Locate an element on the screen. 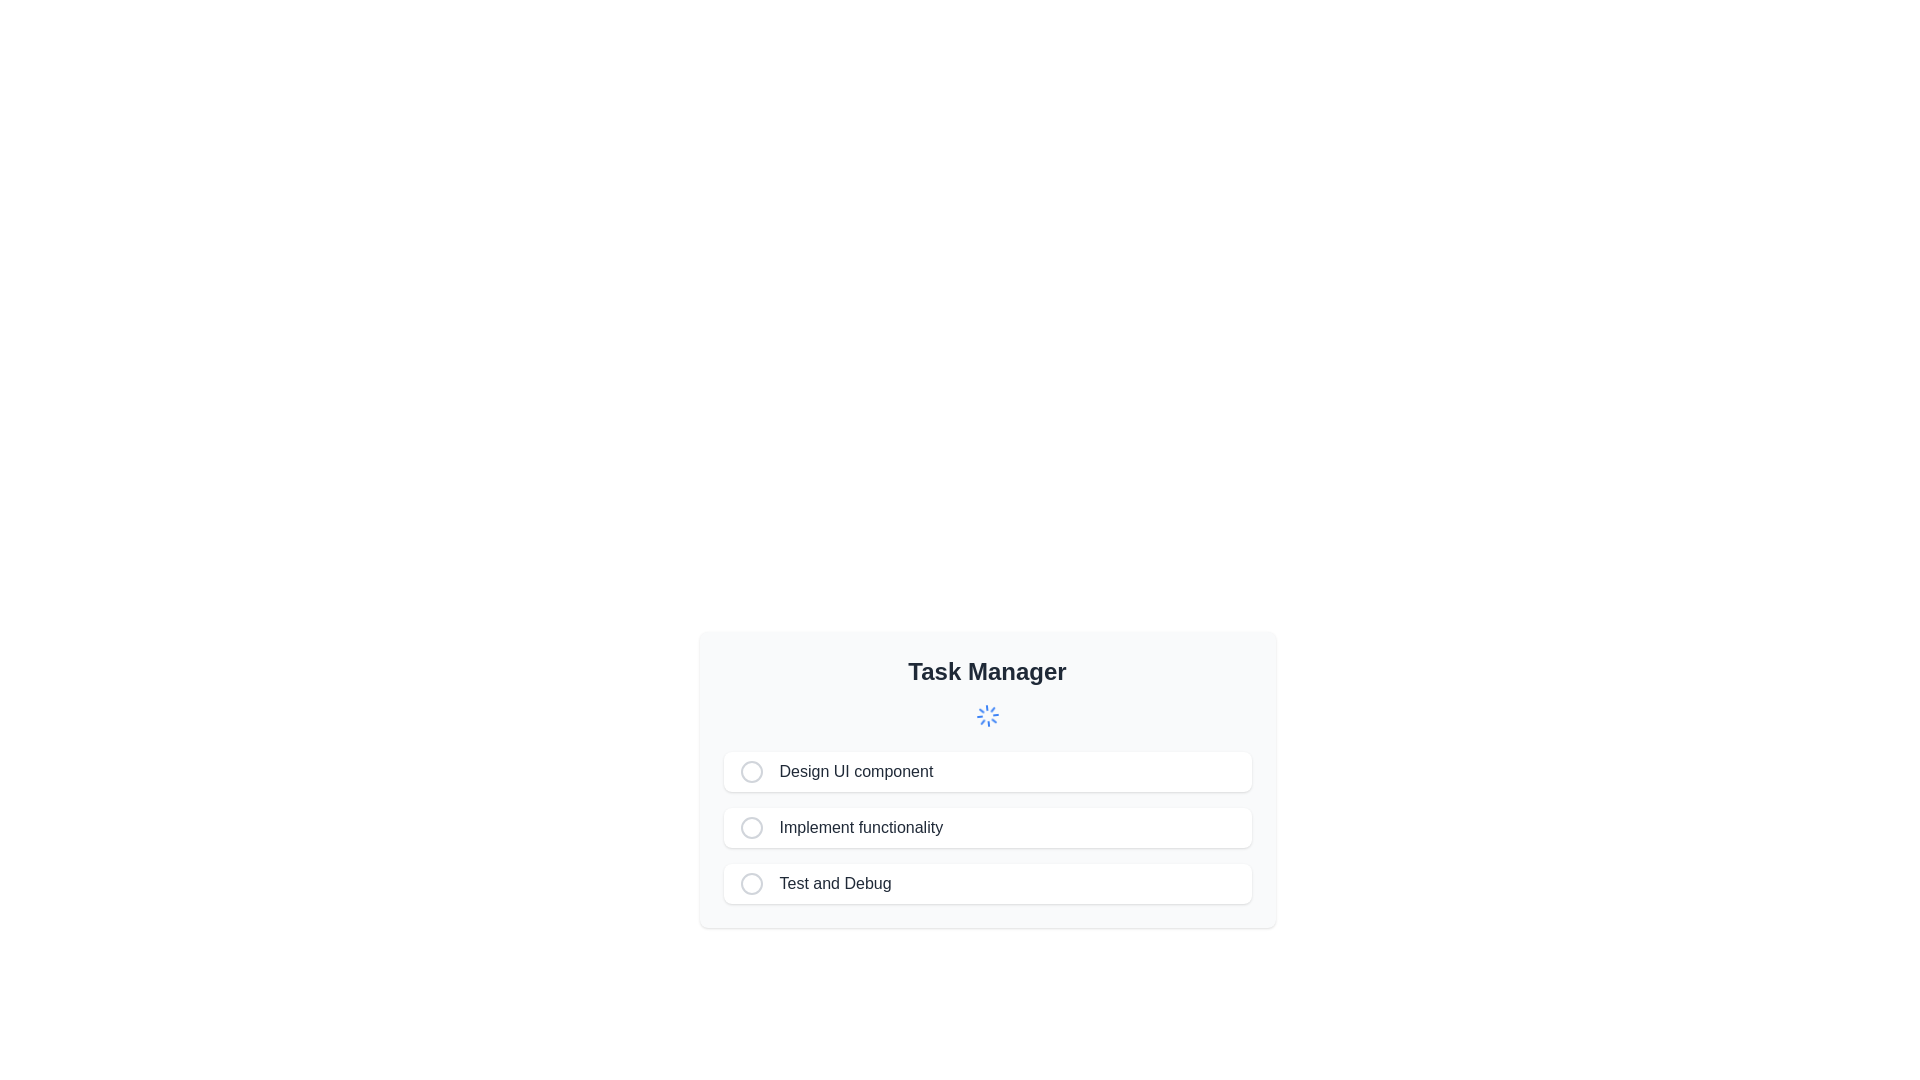 Image resolution: width=1920 pixels, height=1080 pixels. the circular area of the checkbox located to the left of the 'Implement functionality' task row is located at coordinates (750, 828).